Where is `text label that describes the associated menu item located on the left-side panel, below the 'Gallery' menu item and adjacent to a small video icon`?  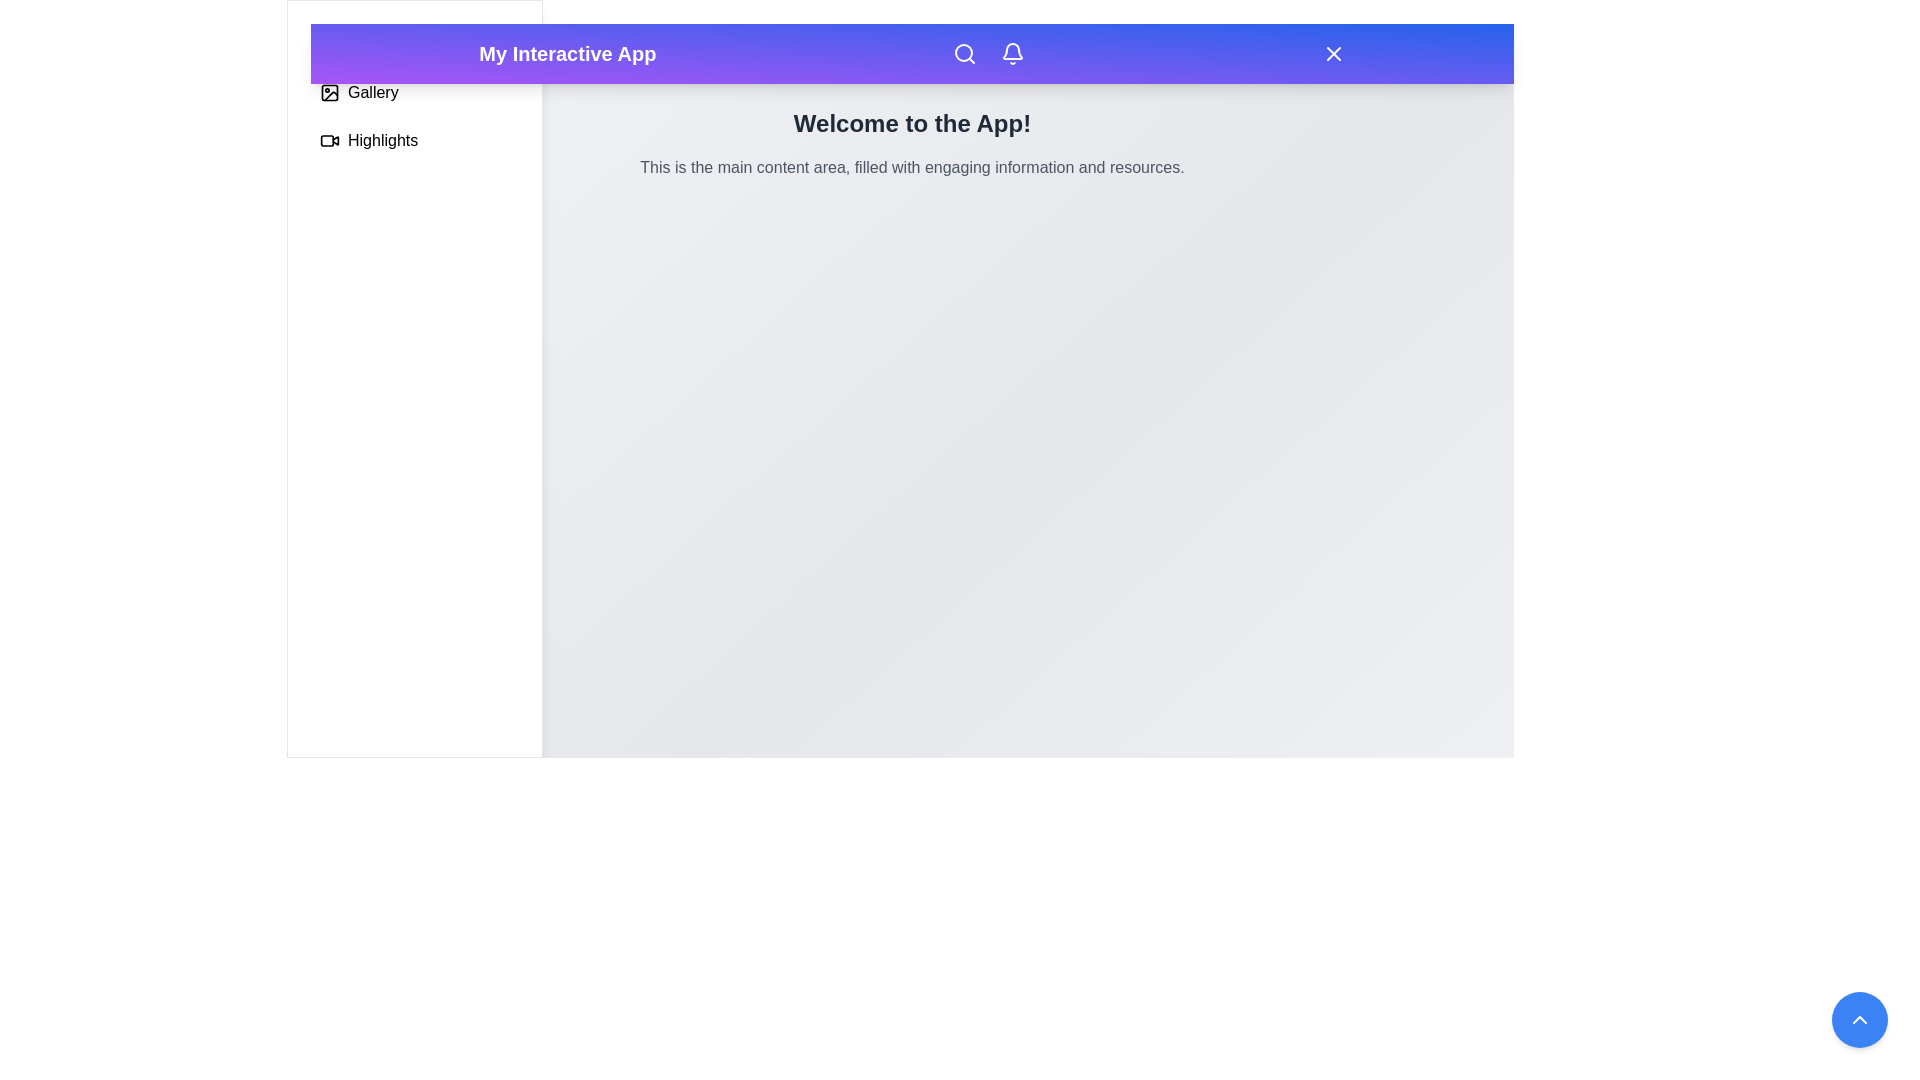 text label that describes the associated menu item located on the left-side panel, below the 'Gallery' menu item and adjacent to a small video icon is located at coordinates (383, 140).